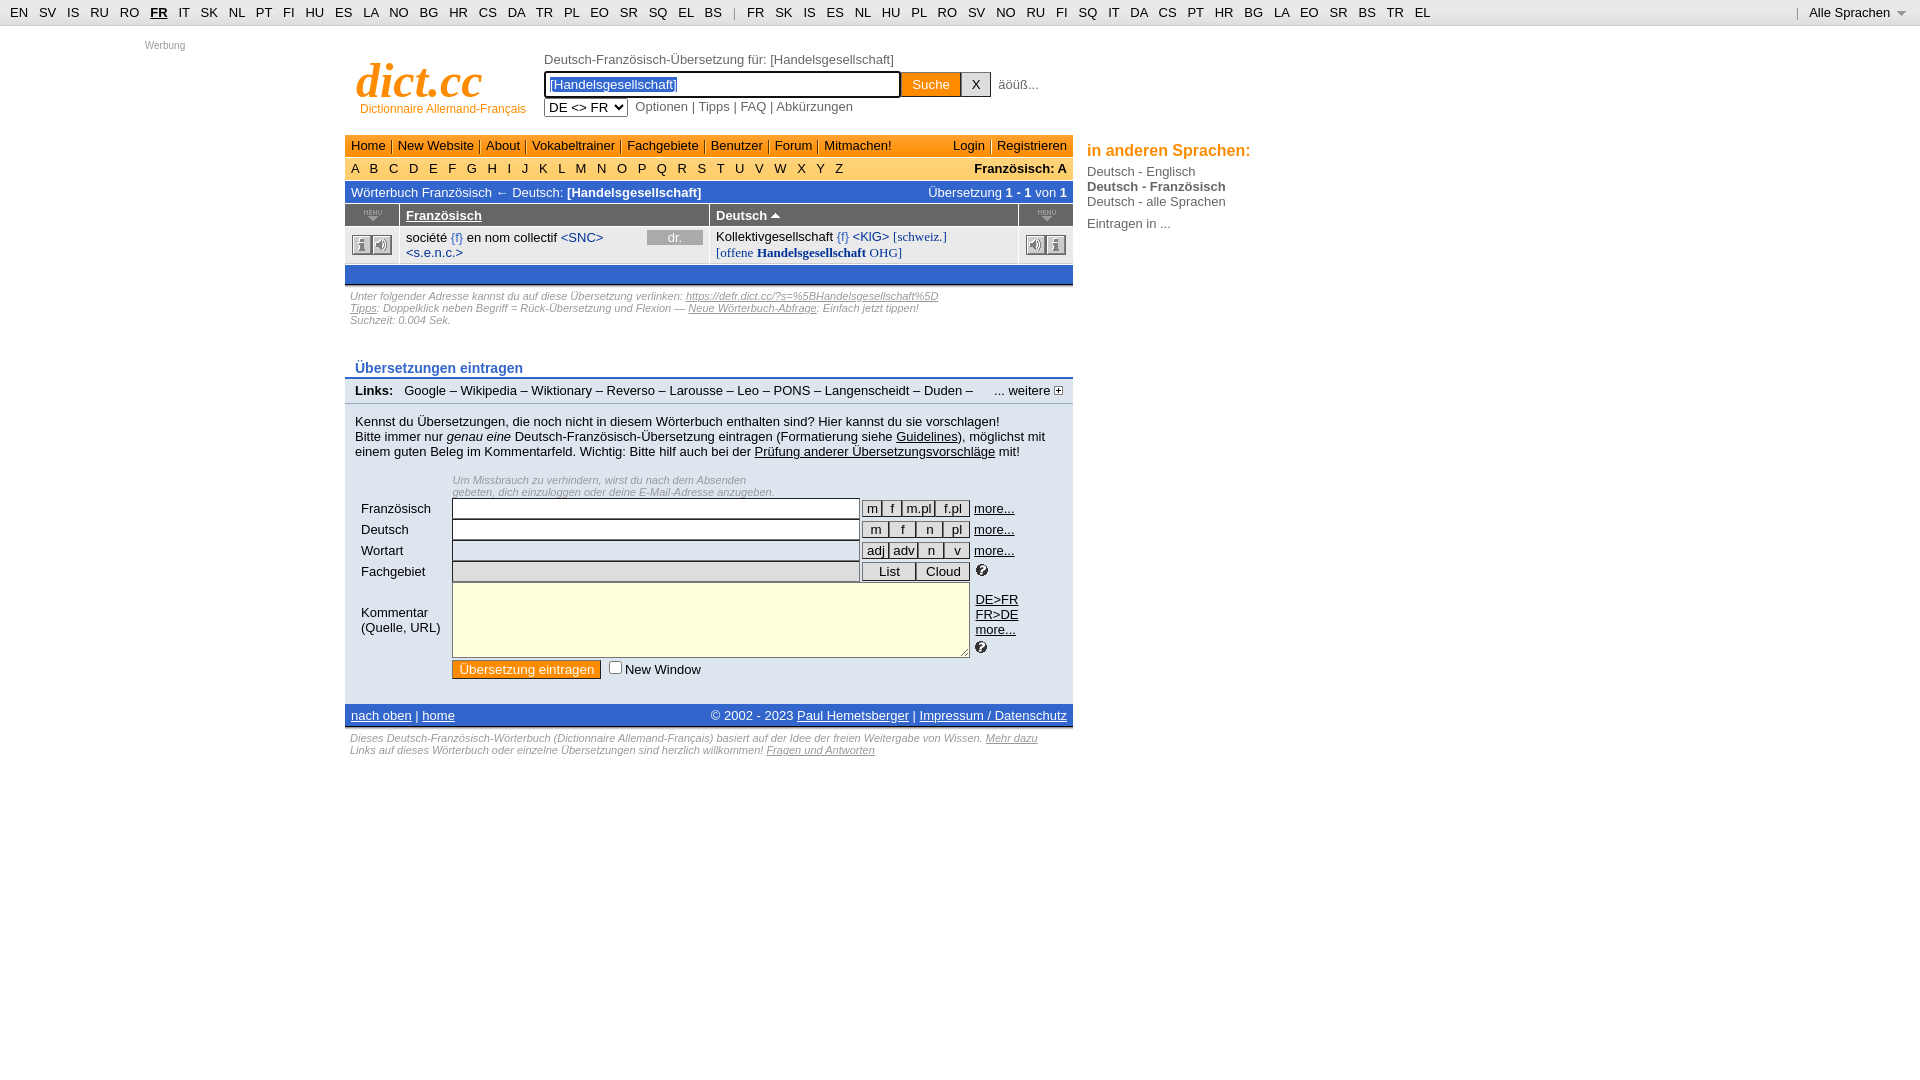  Describe the element at coordinates (955, 528) in the screenshot. I see `'pl'` at that location.